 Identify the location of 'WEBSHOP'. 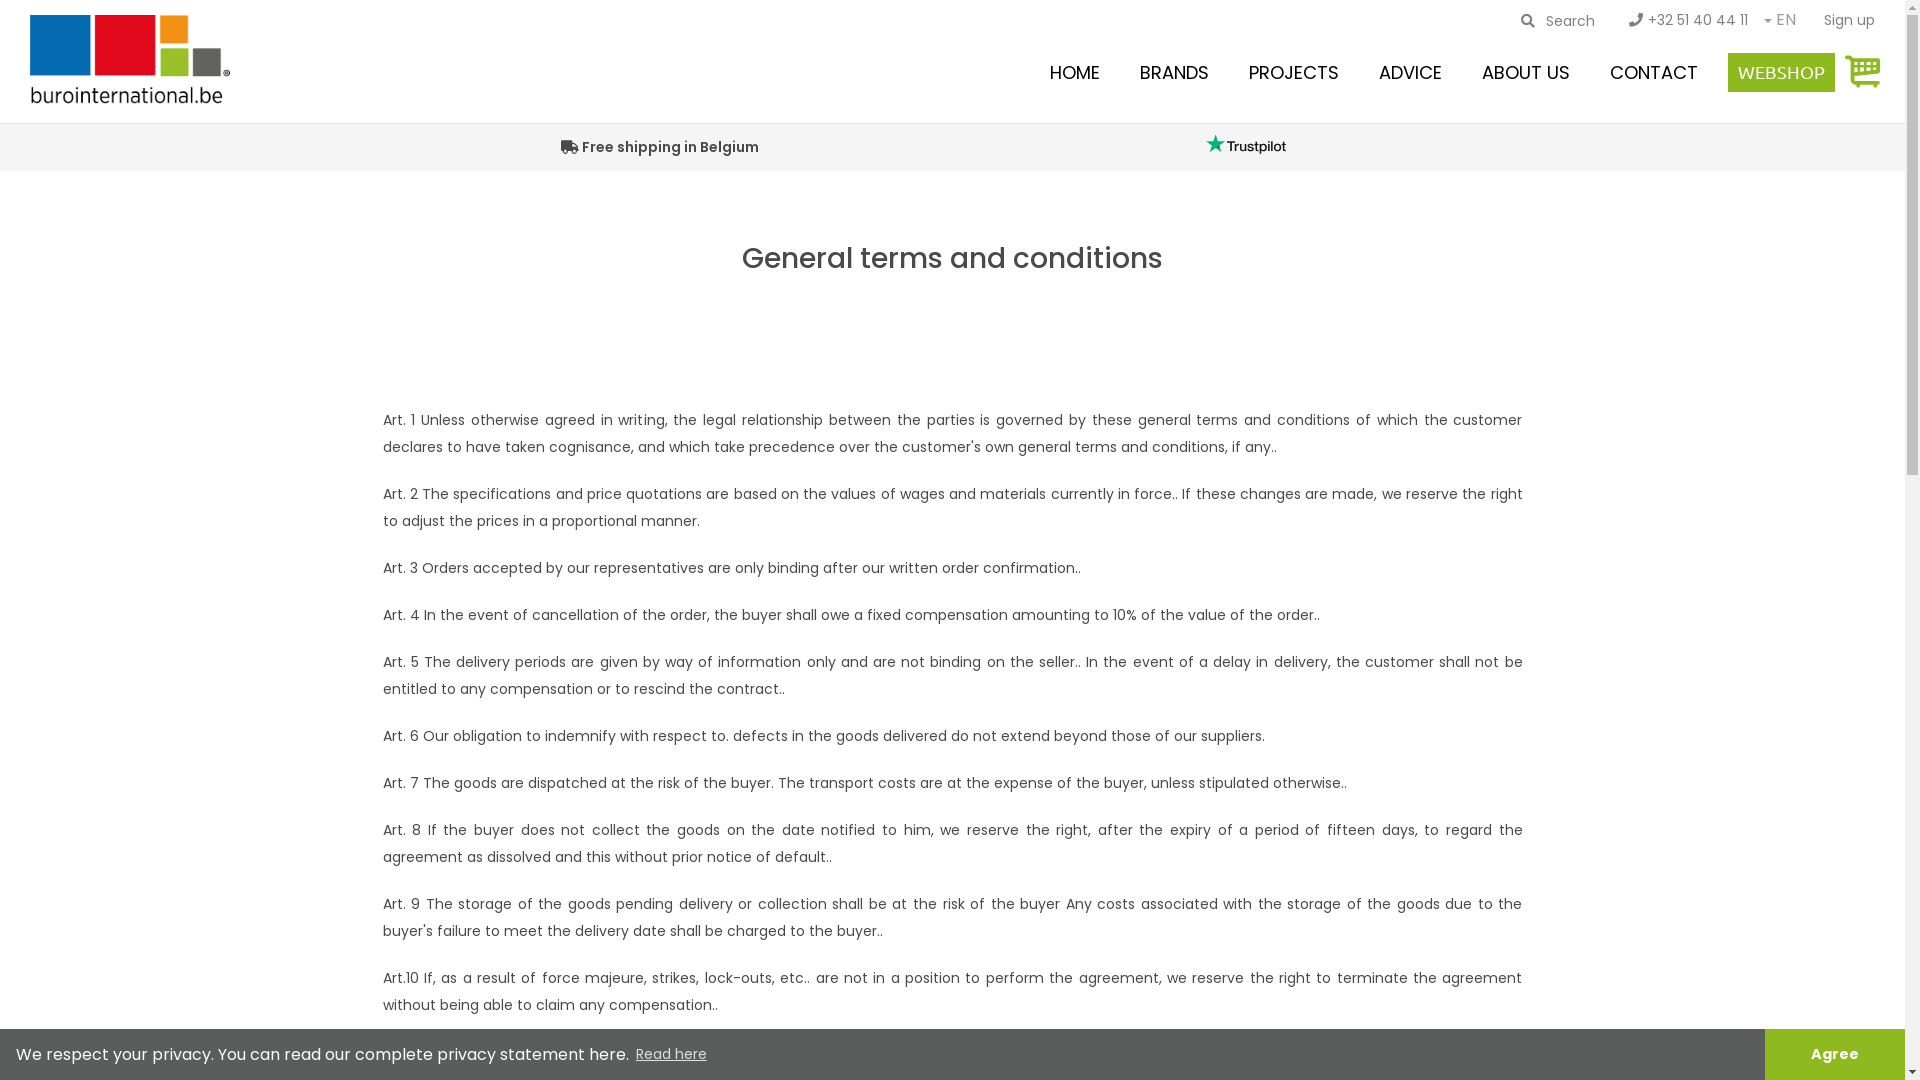
(1781, 71).